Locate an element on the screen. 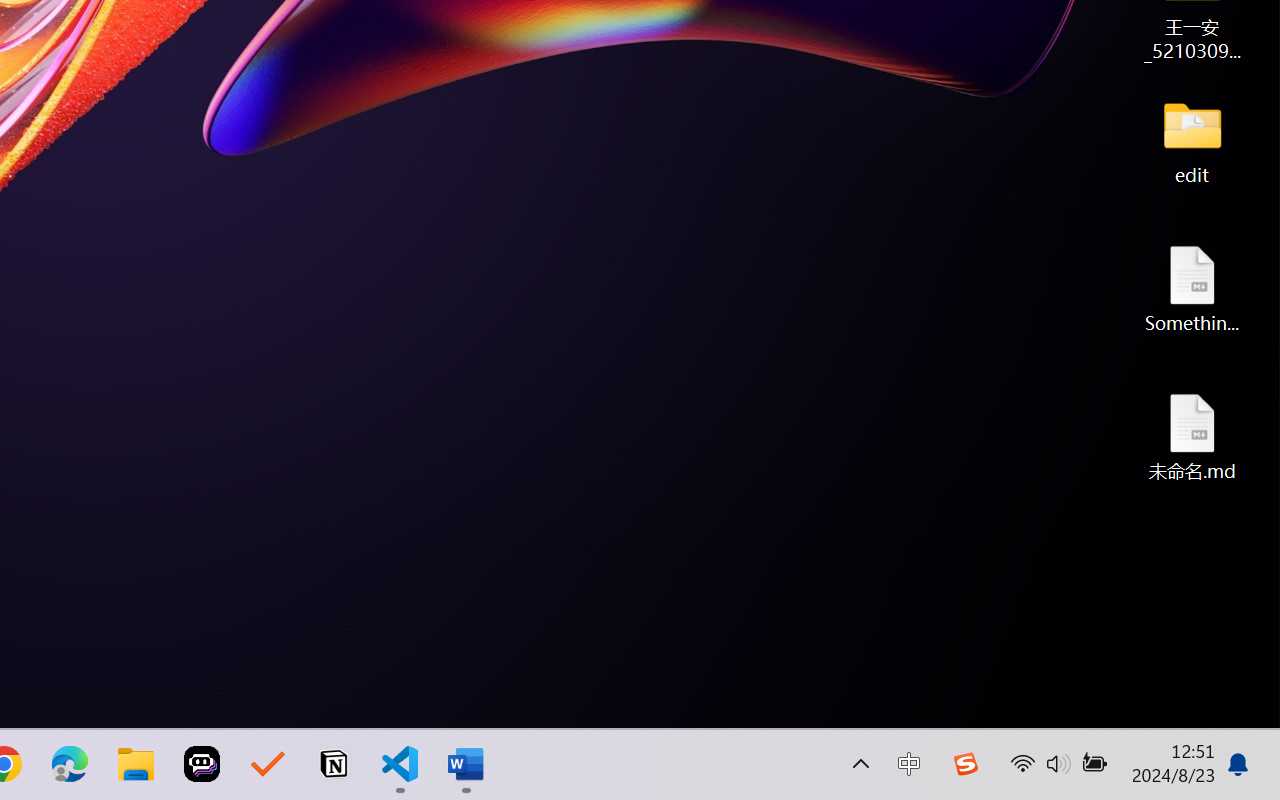 Image resolution: width=1280 pixels, height=800 pixels. 'Microsoft Edge' is located at coordinates (69, 764).